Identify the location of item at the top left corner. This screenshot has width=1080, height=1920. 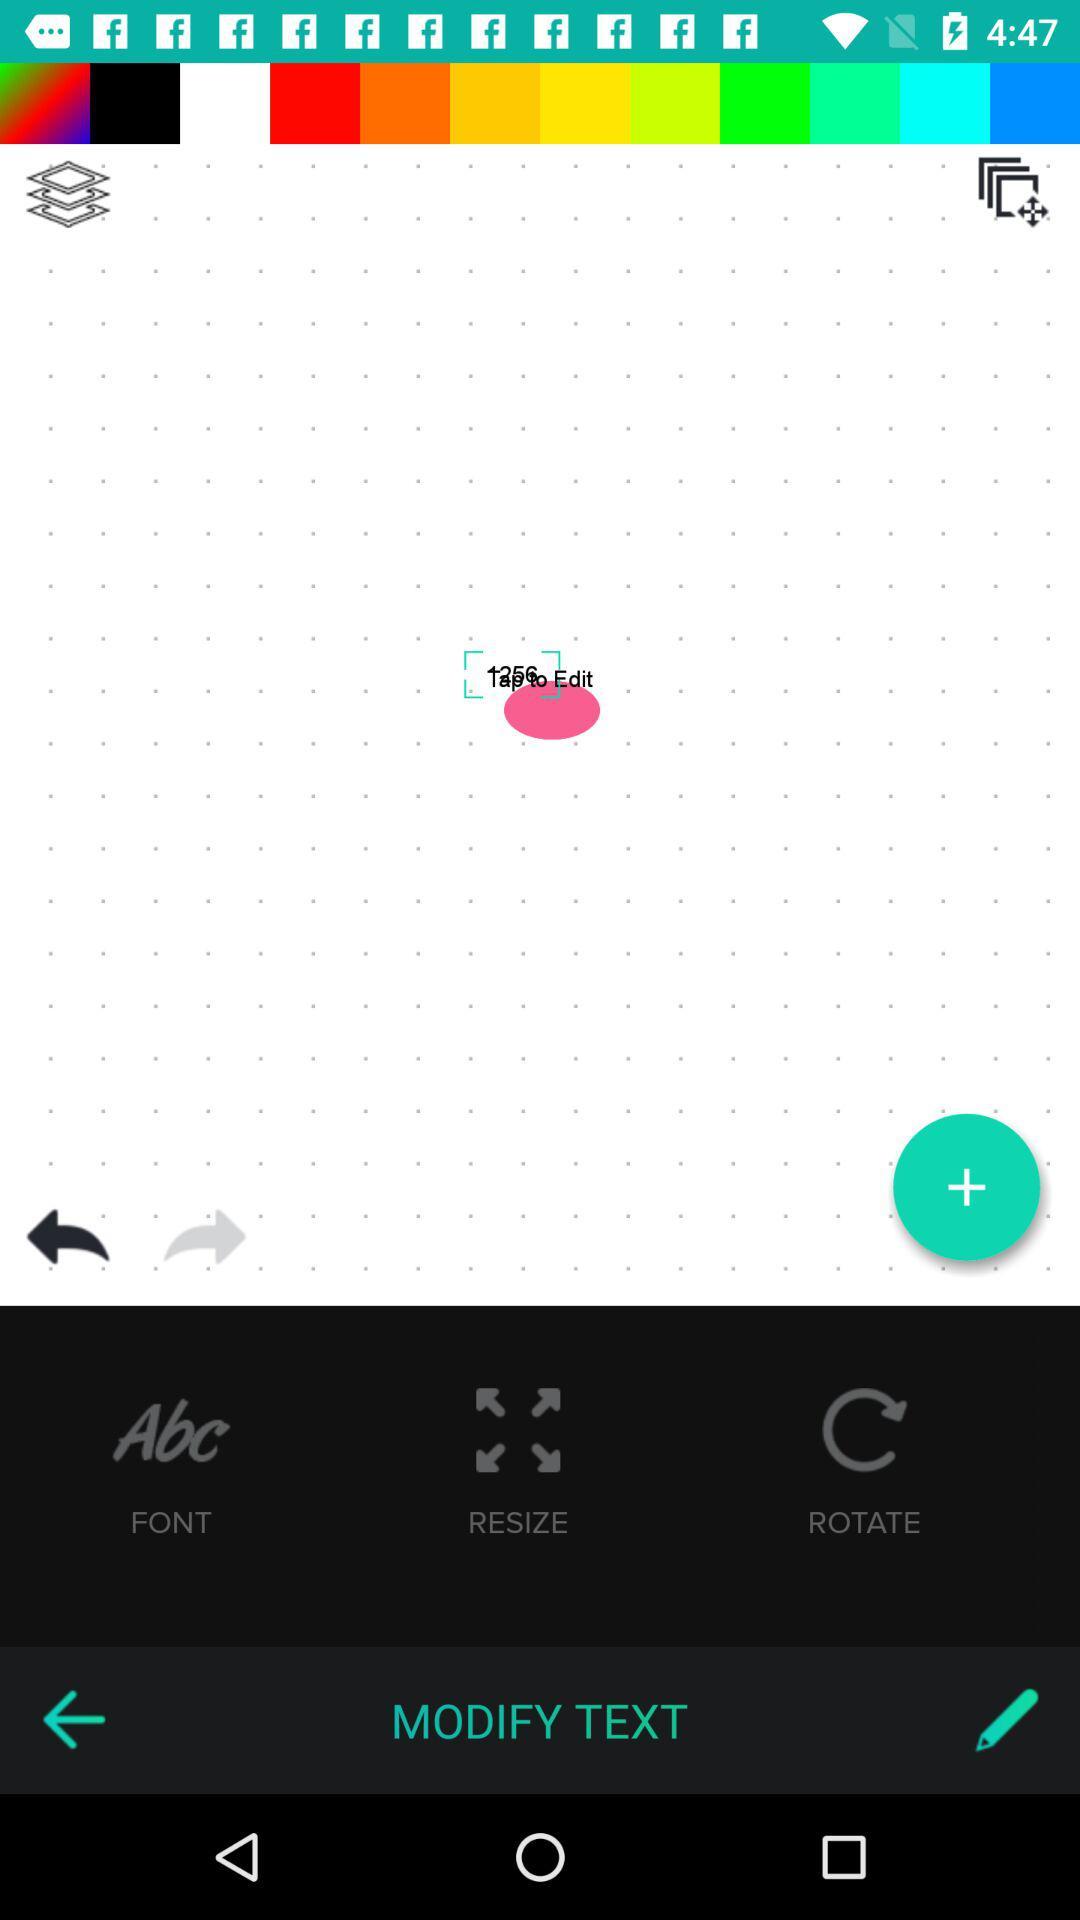
(67, 194).